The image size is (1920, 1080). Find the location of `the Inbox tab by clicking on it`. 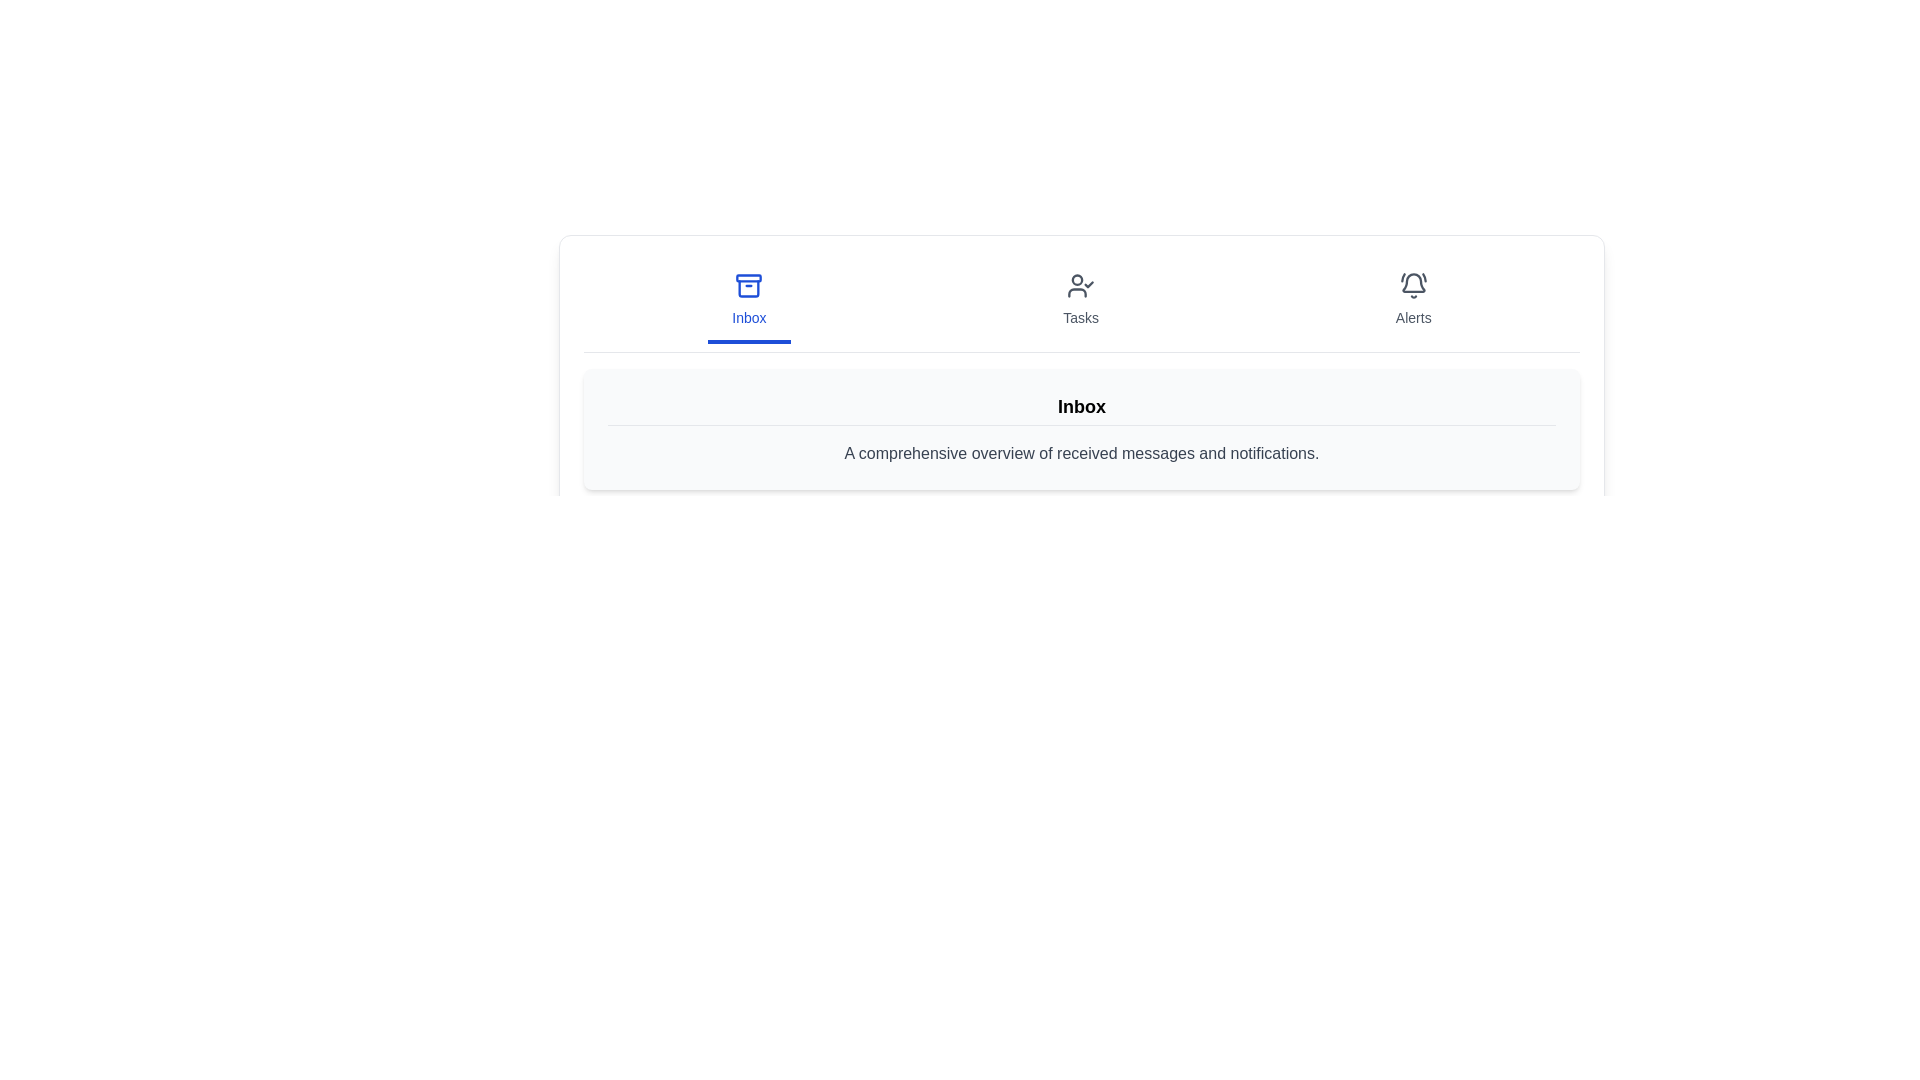

the Inbox tab by clicking on it is located at coordinates (747, 301).